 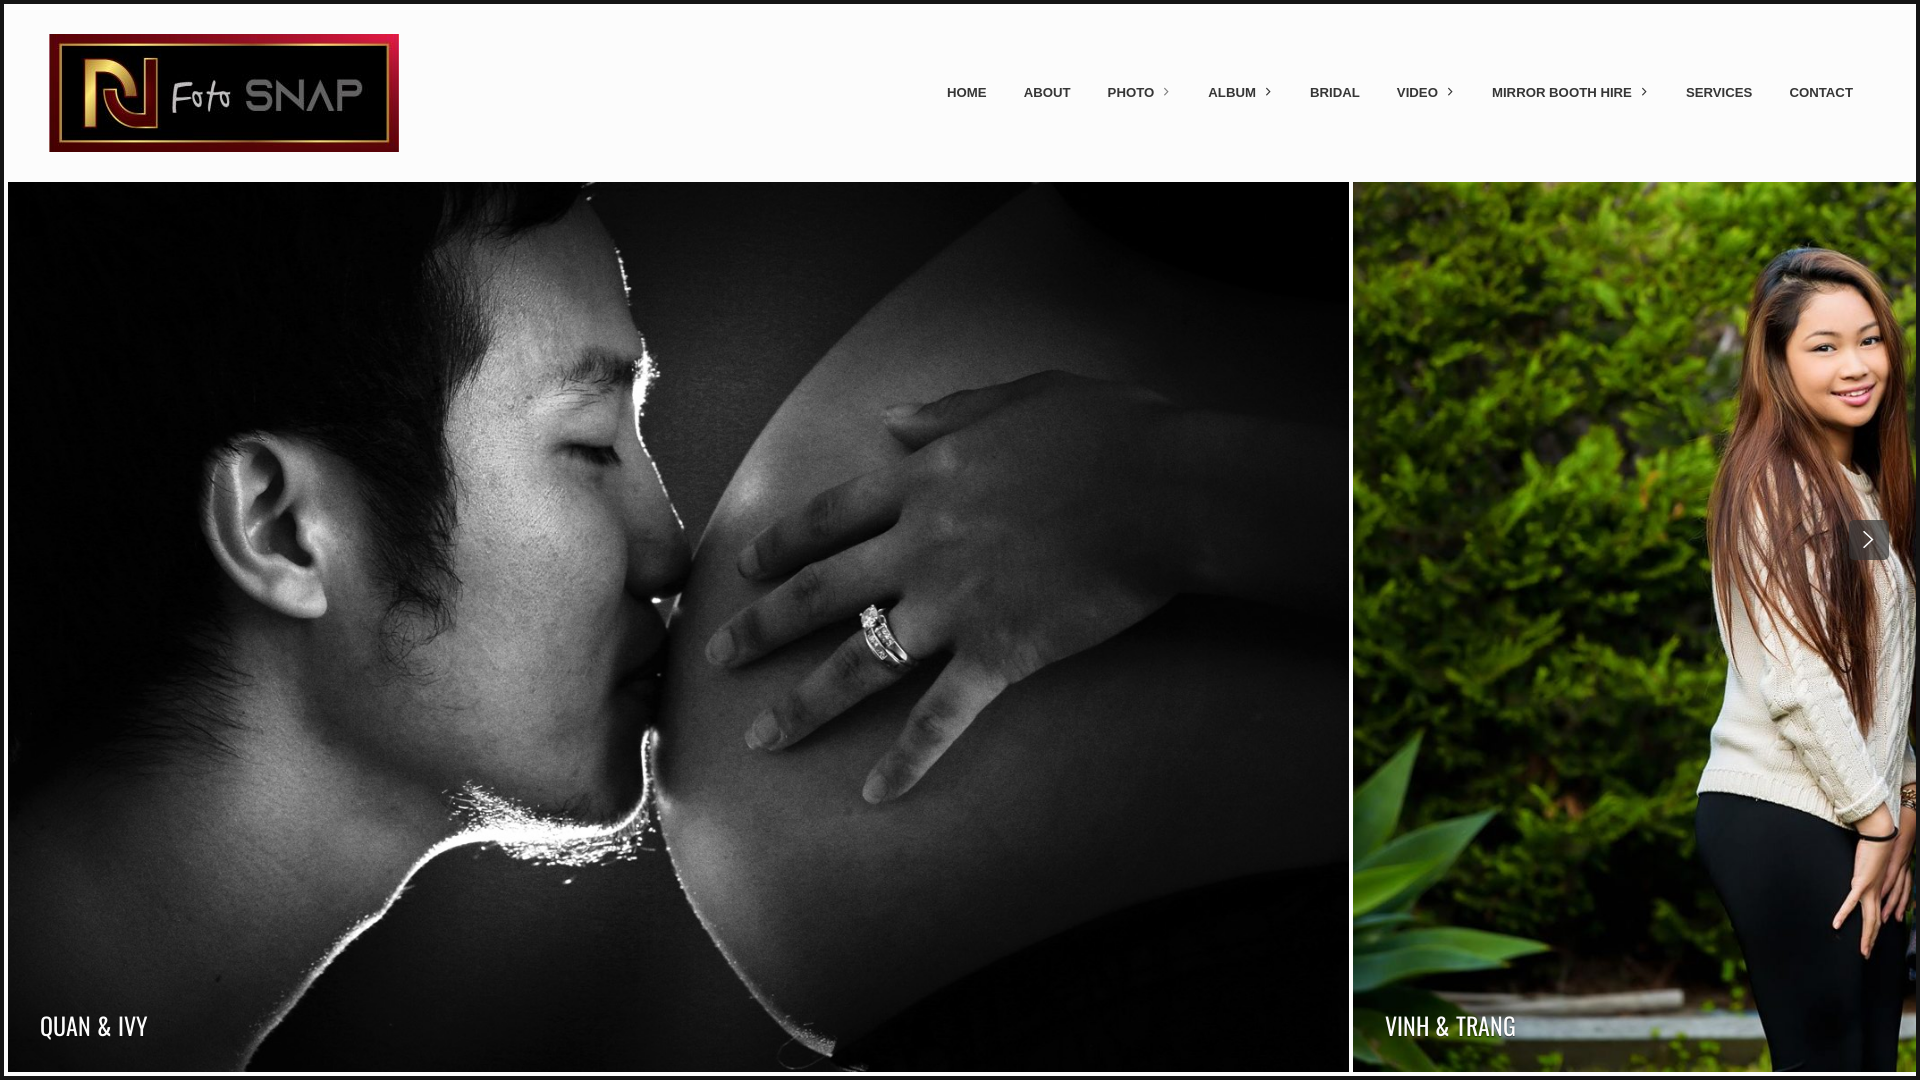 What do you see at coordinates (1717, 92) in the screenshot?
I see `'SERVICES'` at bounding box center [1717, 92].